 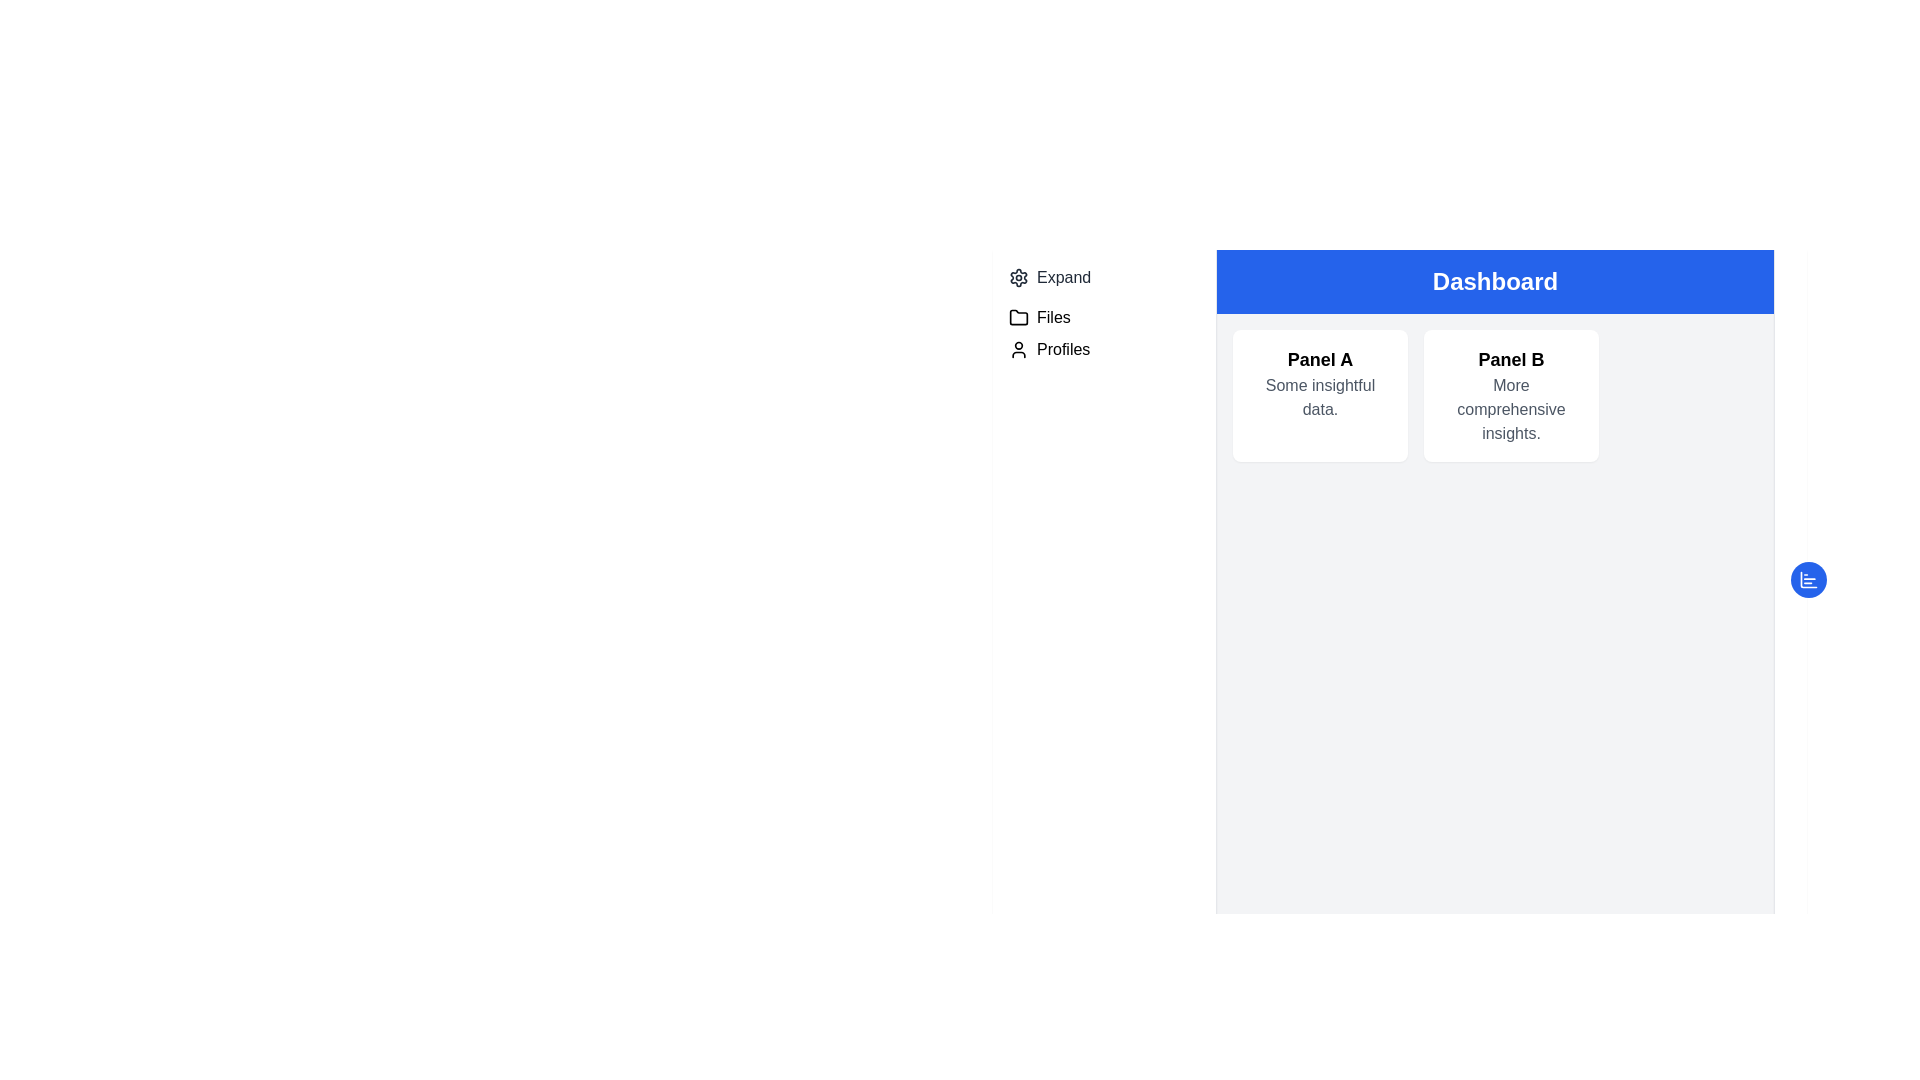 I want to click on the 'Files' text label located to the right of the folder icon in the vertical navigation menu, so click(x=1052, y=316).